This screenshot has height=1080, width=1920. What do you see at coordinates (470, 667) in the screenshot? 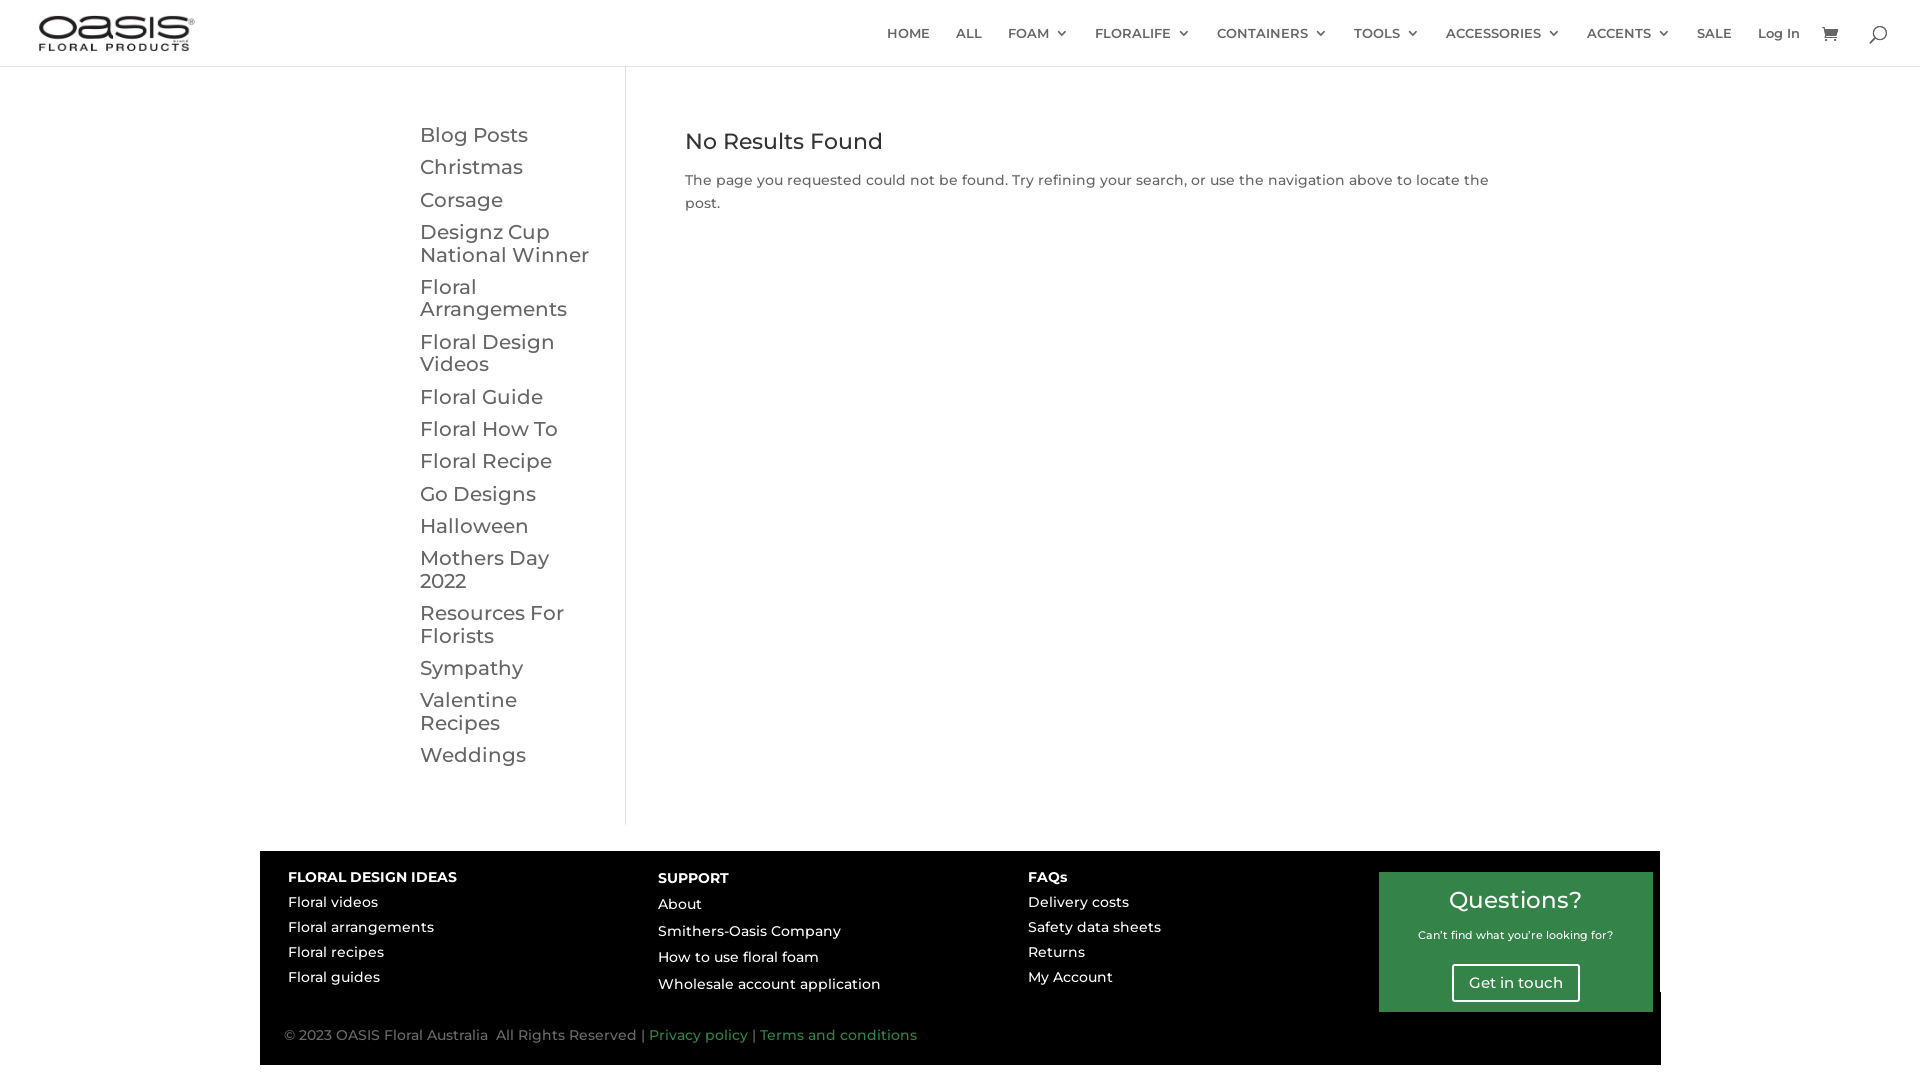
I see `'Sympathy'` at bounding box center [470, 667].